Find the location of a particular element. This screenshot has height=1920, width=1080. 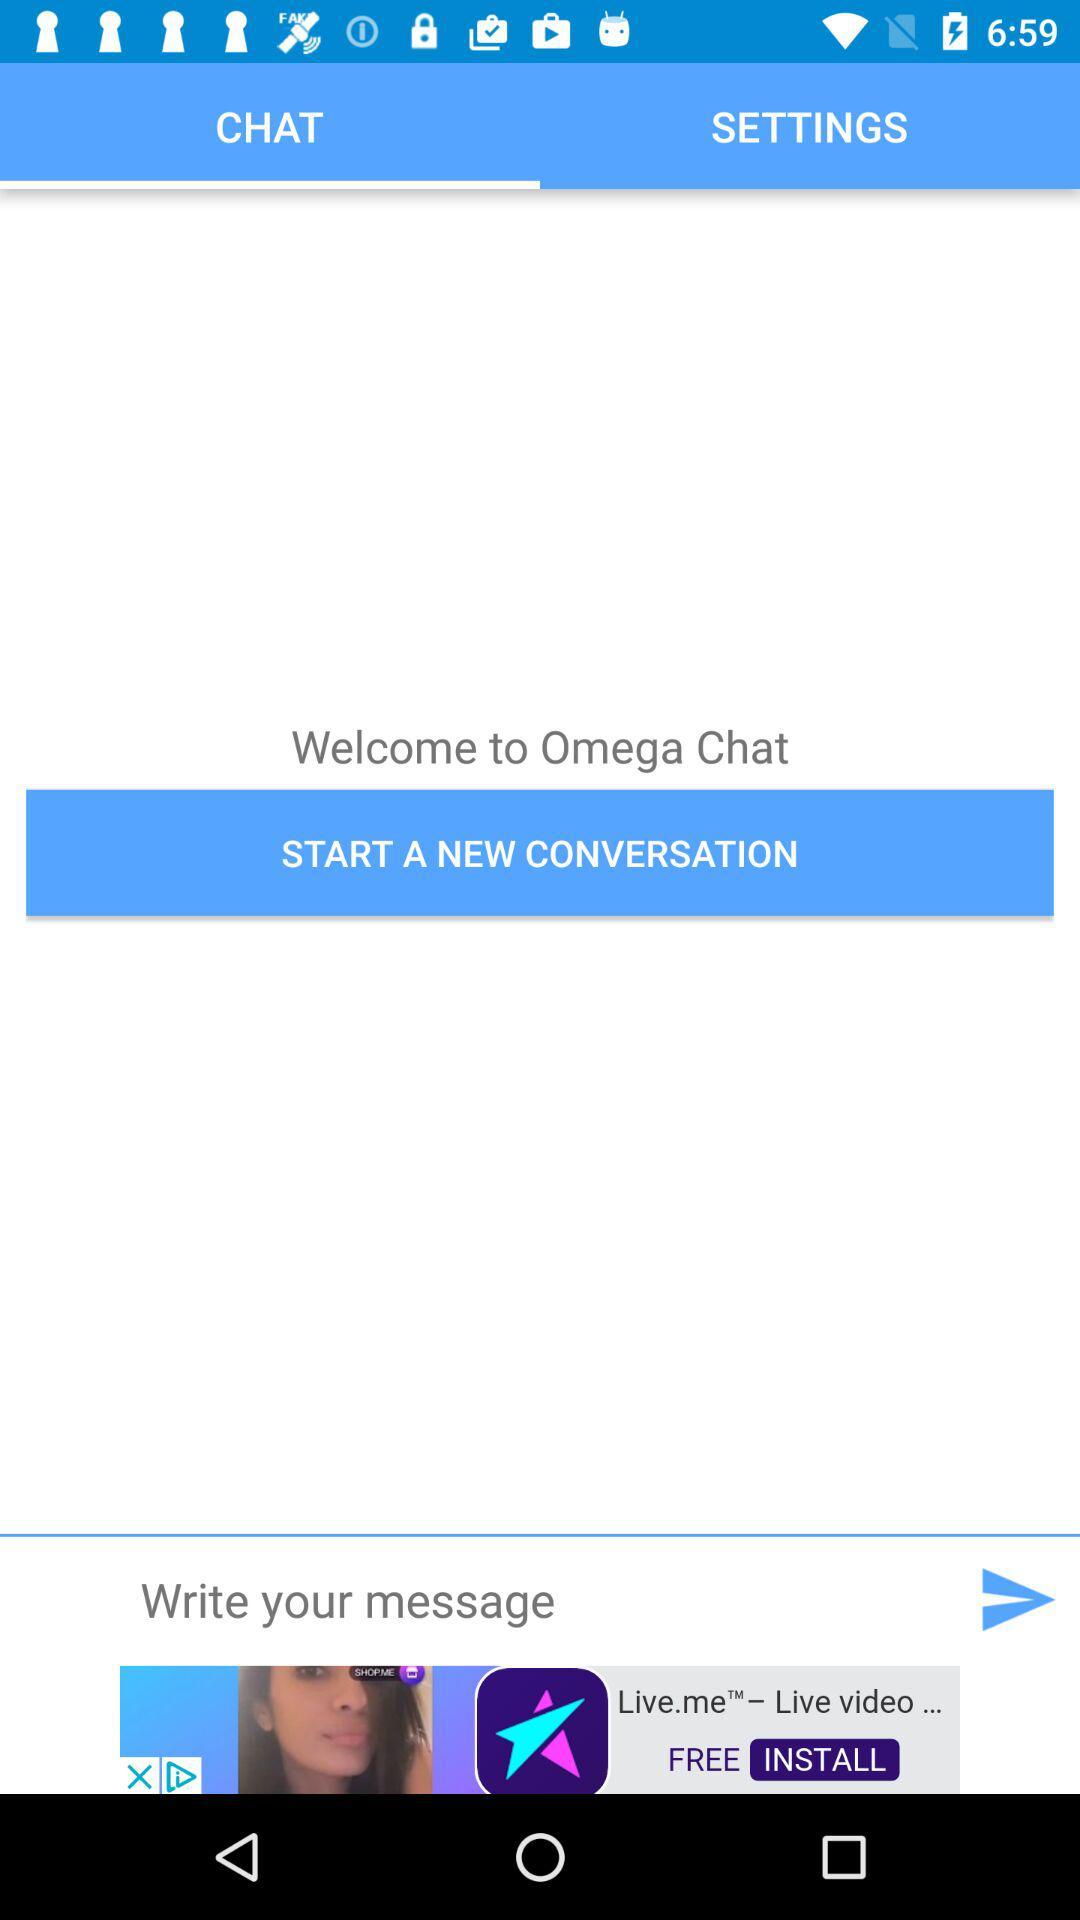

type message is located at coordinates (538, 1598).